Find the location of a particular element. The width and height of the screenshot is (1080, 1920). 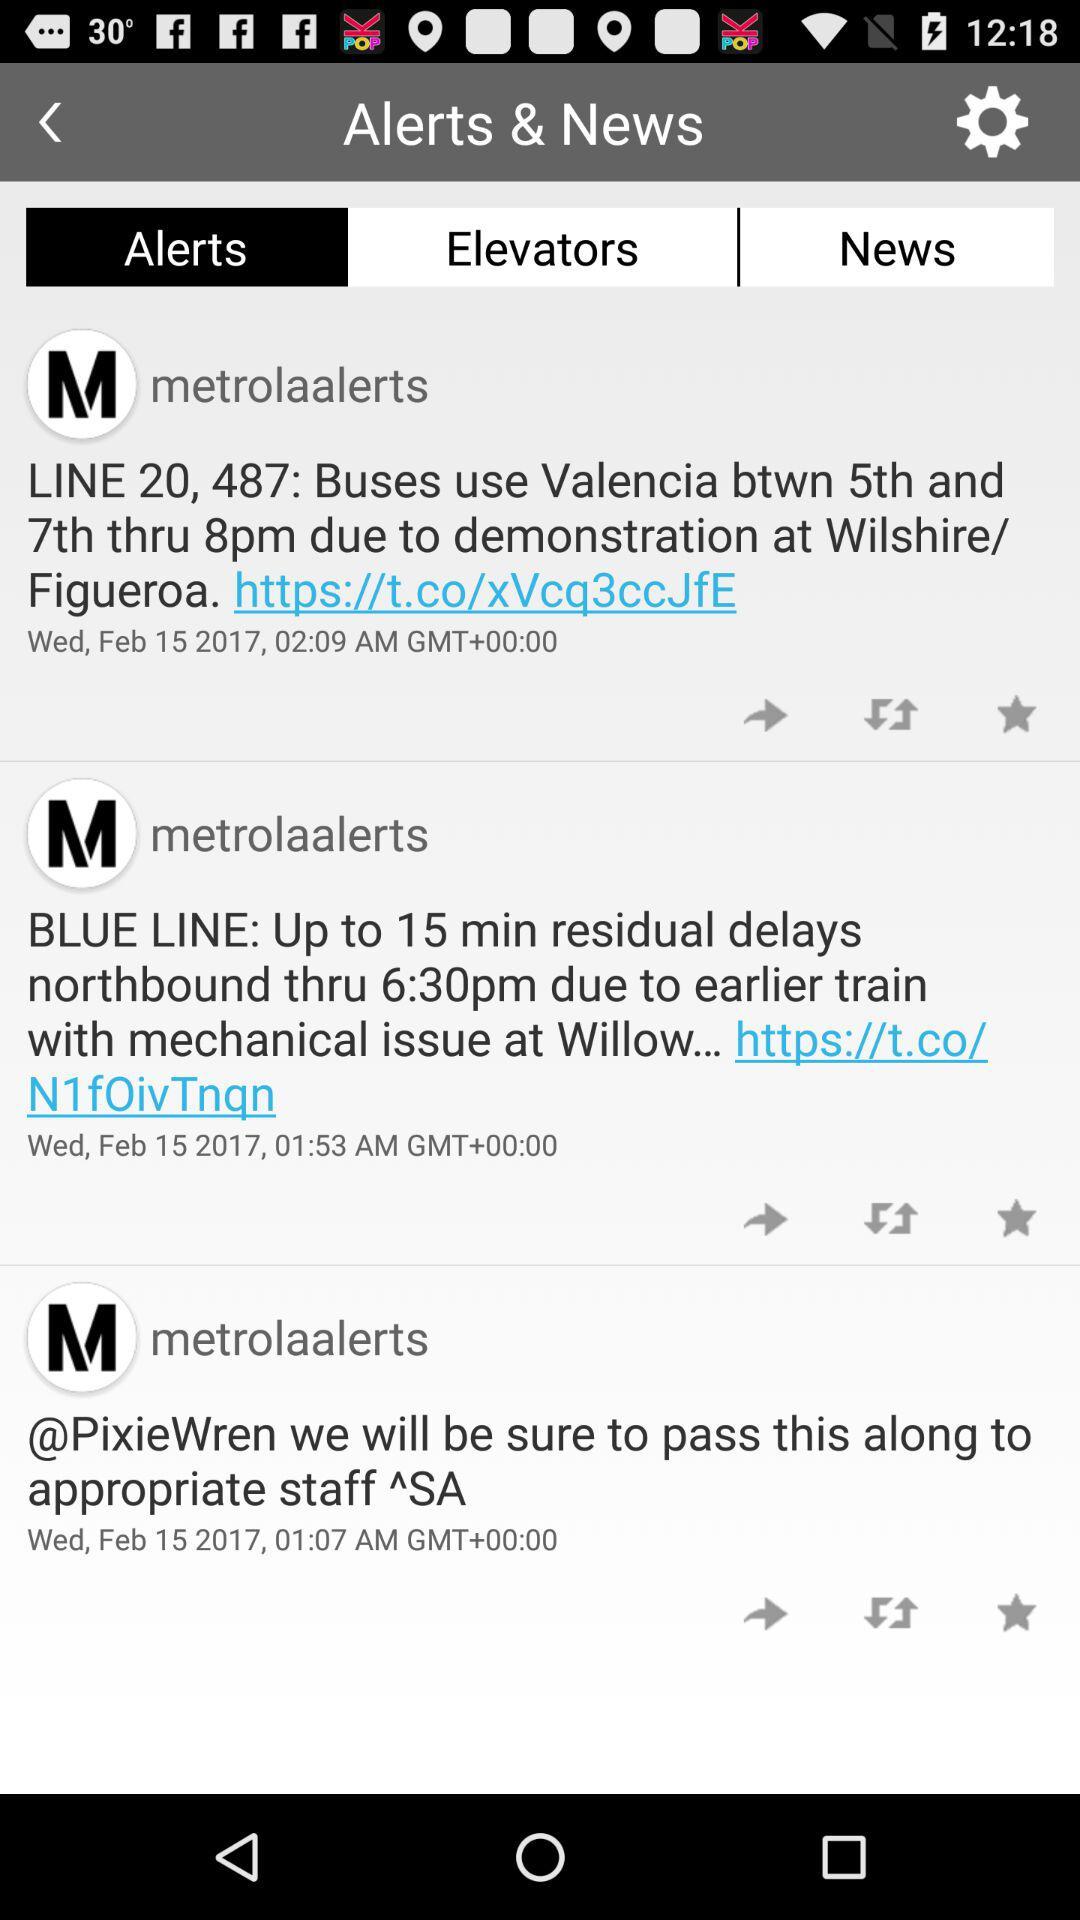

the icon to the left of alerts & news icon is located at coordinates (48, 121).